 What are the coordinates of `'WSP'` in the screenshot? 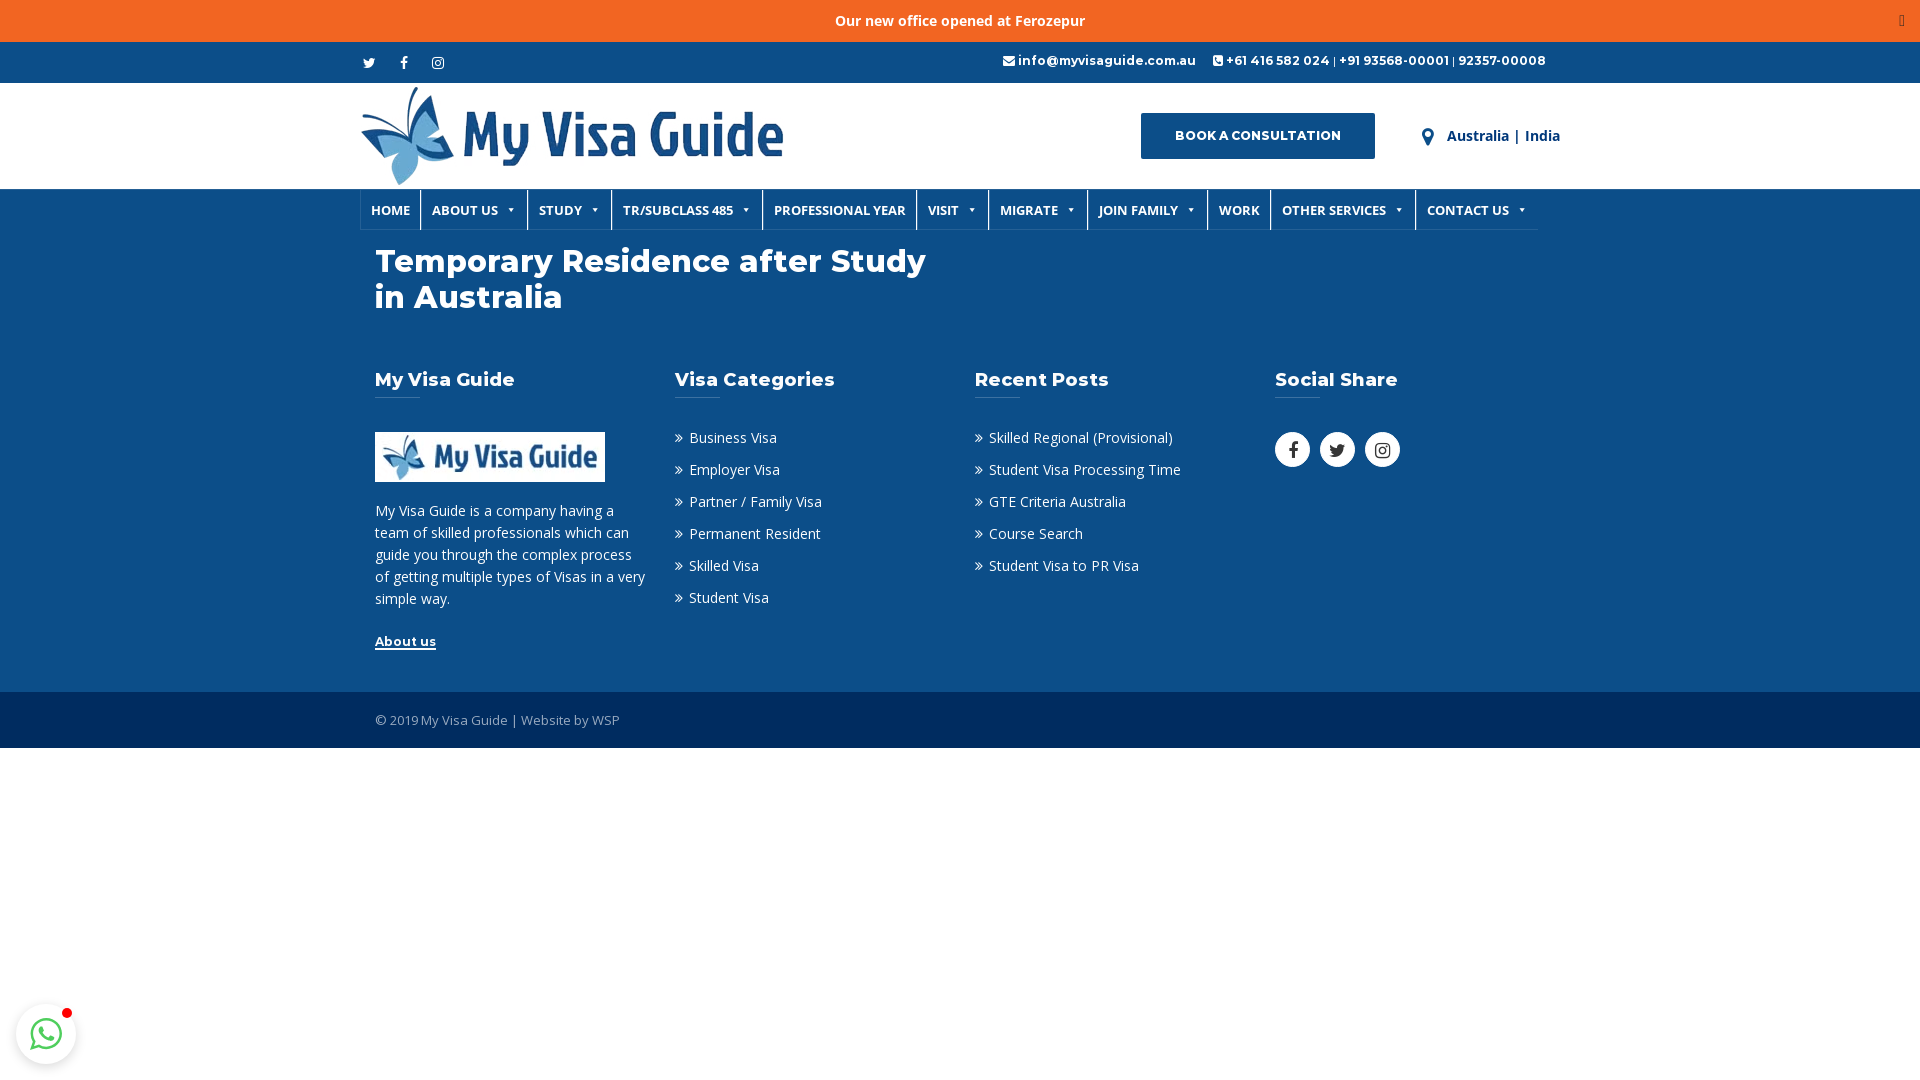 It's located at (604, 720).